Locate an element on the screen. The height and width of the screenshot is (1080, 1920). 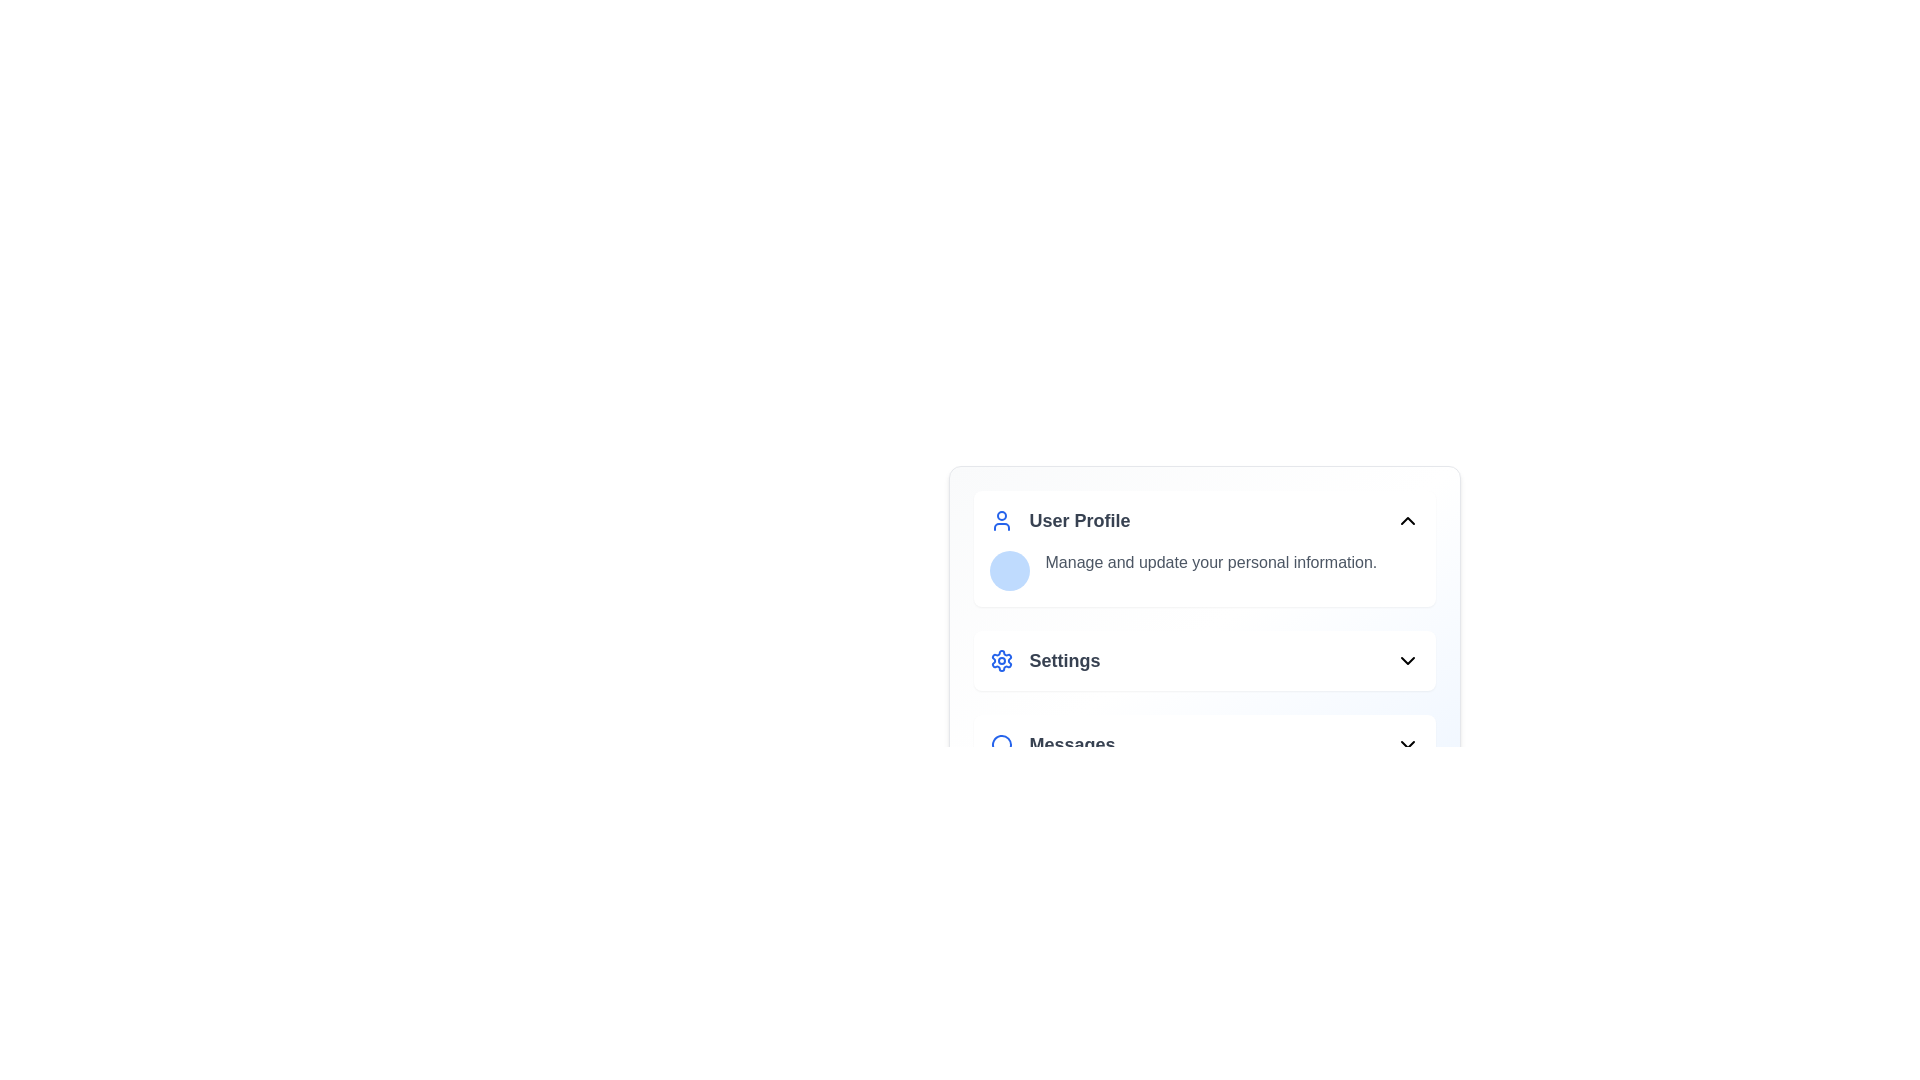
the 'Messages' text label element, which is styled in bold and dark gray, located as the third item in the 'User Profile' and 'Settings' options is located at coordinates (1071, 744).